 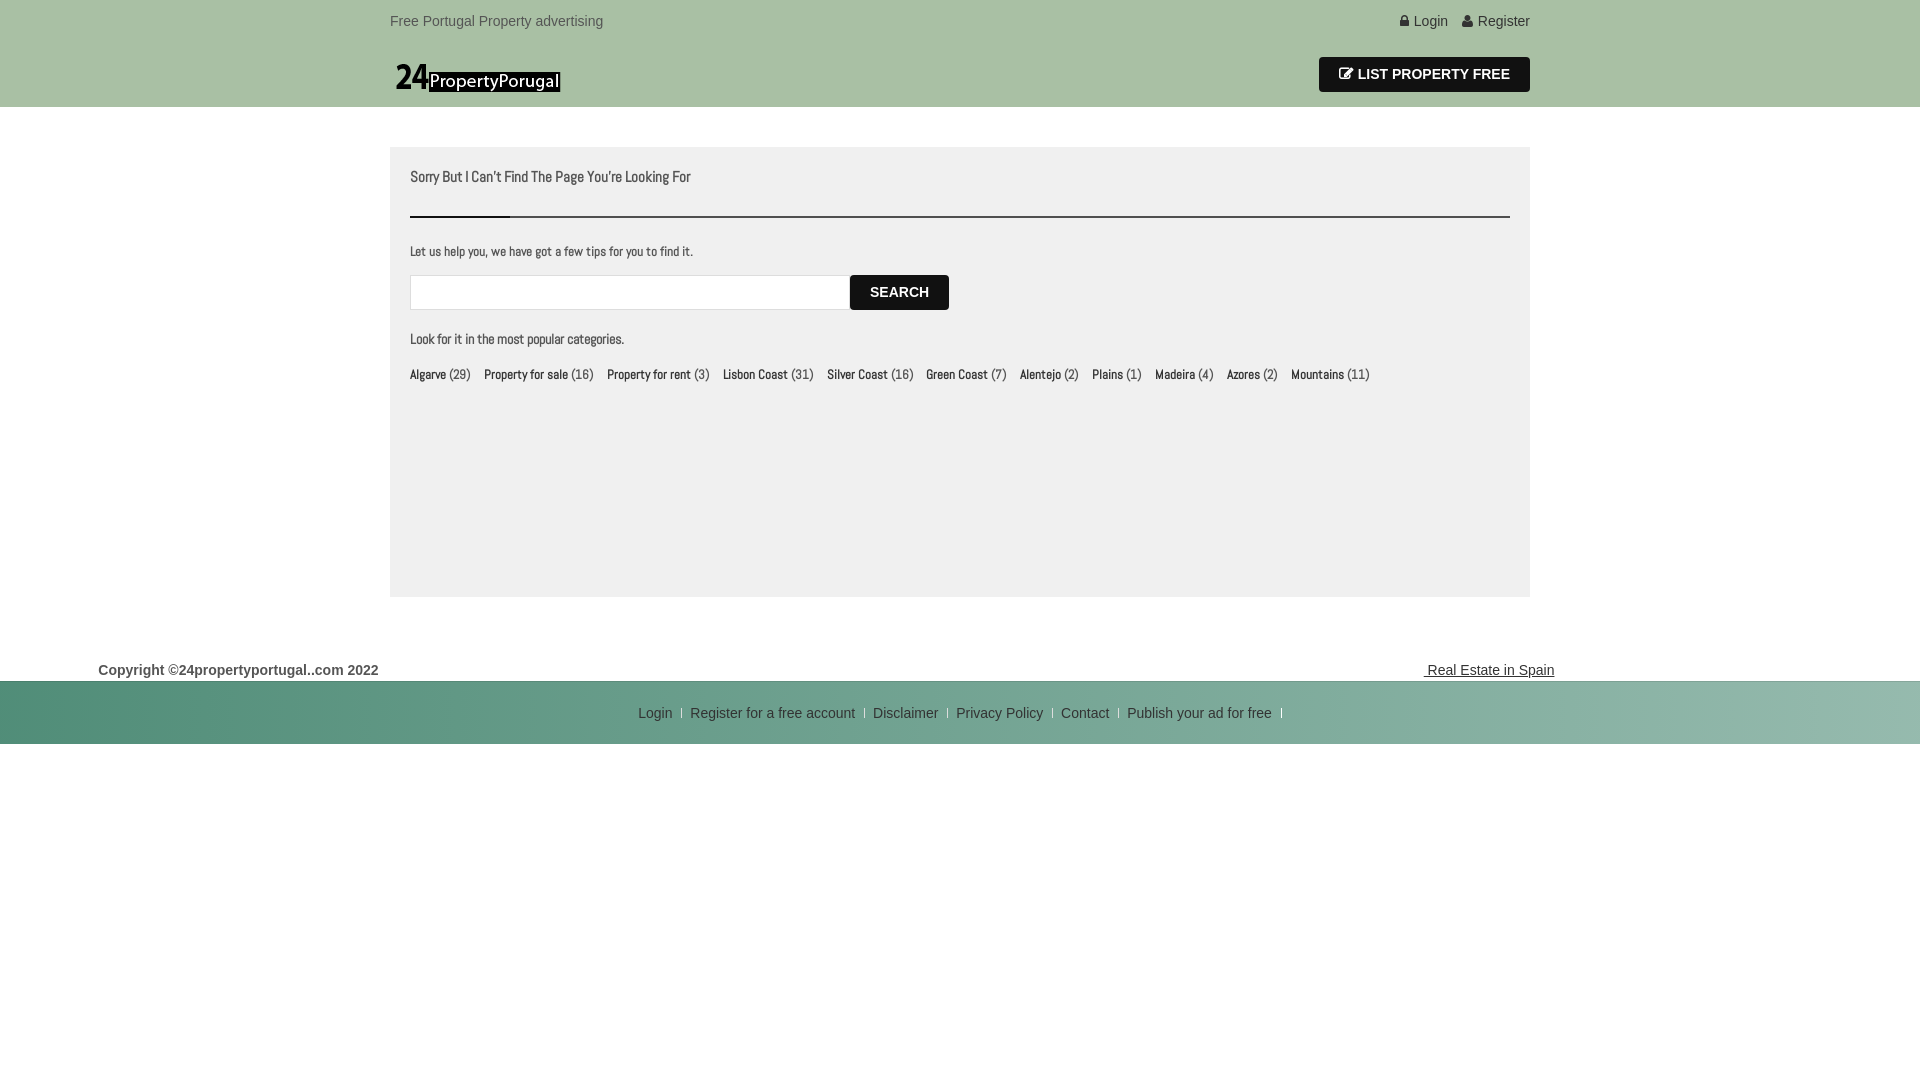 What do you see at coordinates (857, 374) in the screenshot?
I see `'Silver Coast'` at bounding box center [857, 374].